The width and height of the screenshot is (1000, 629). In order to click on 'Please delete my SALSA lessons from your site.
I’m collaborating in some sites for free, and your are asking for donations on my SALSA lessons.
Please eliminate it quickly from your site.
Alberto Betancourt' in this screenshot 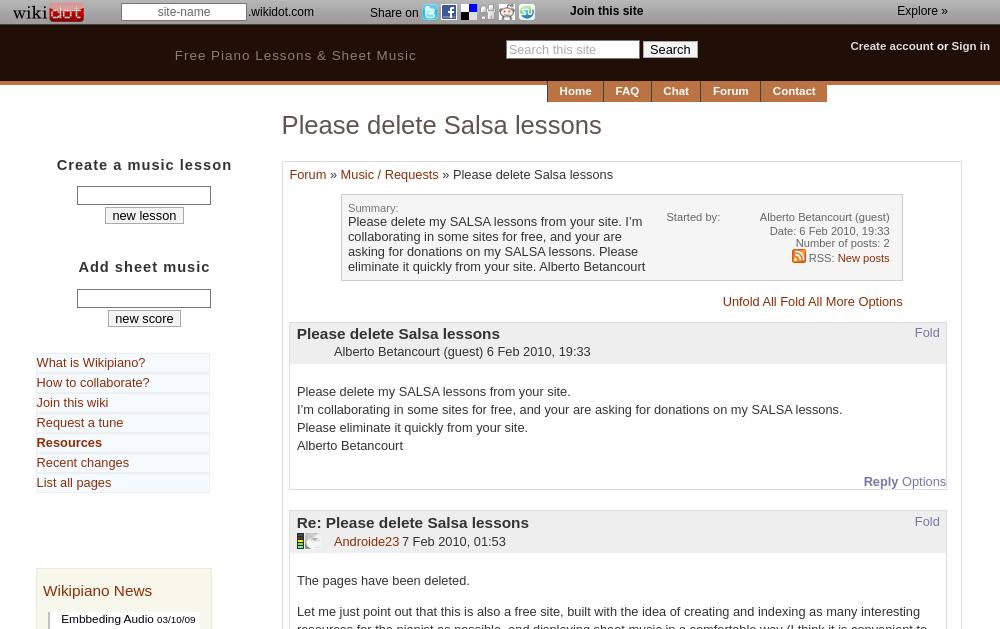, I will do `click(495, 241)`.